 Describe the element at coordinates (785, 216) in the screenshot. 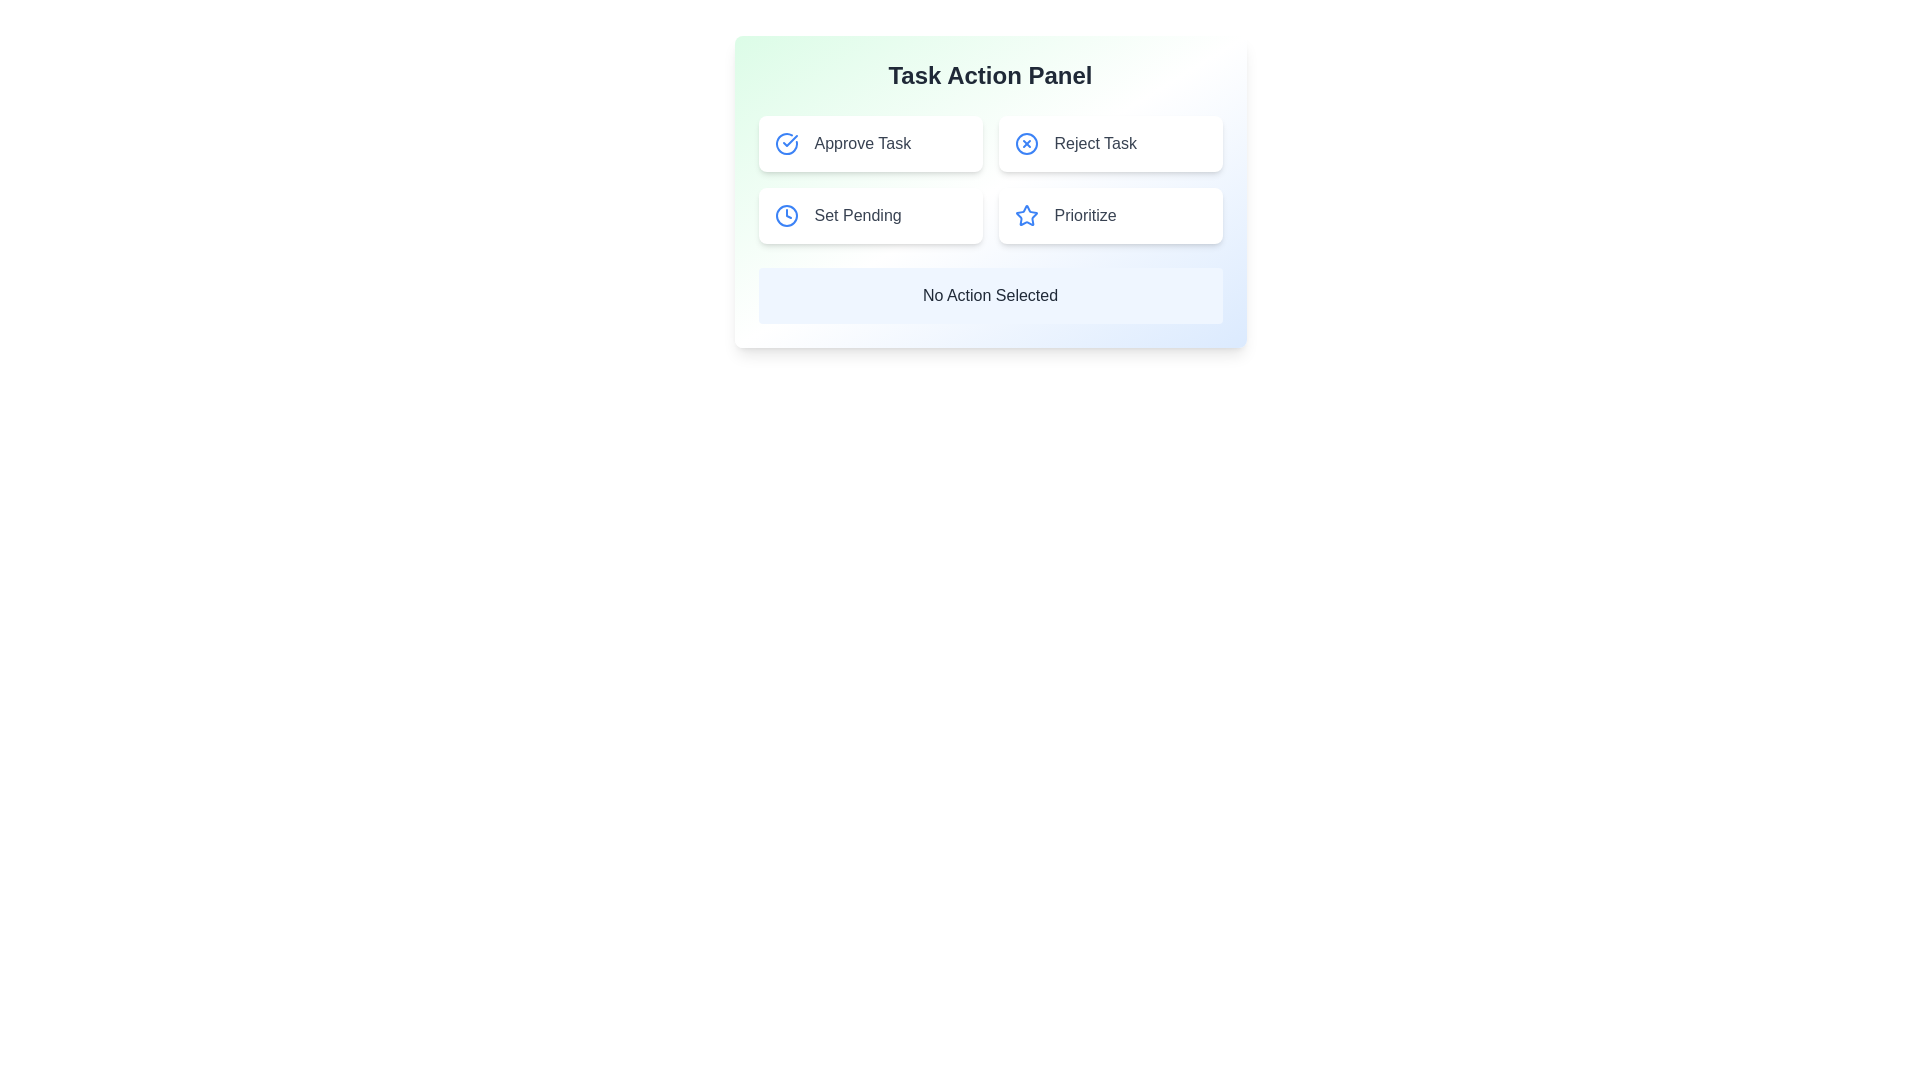

I see `the icon representing 'Pending' status located within the 'Set Pending' button in the second row of buttons` at that location.